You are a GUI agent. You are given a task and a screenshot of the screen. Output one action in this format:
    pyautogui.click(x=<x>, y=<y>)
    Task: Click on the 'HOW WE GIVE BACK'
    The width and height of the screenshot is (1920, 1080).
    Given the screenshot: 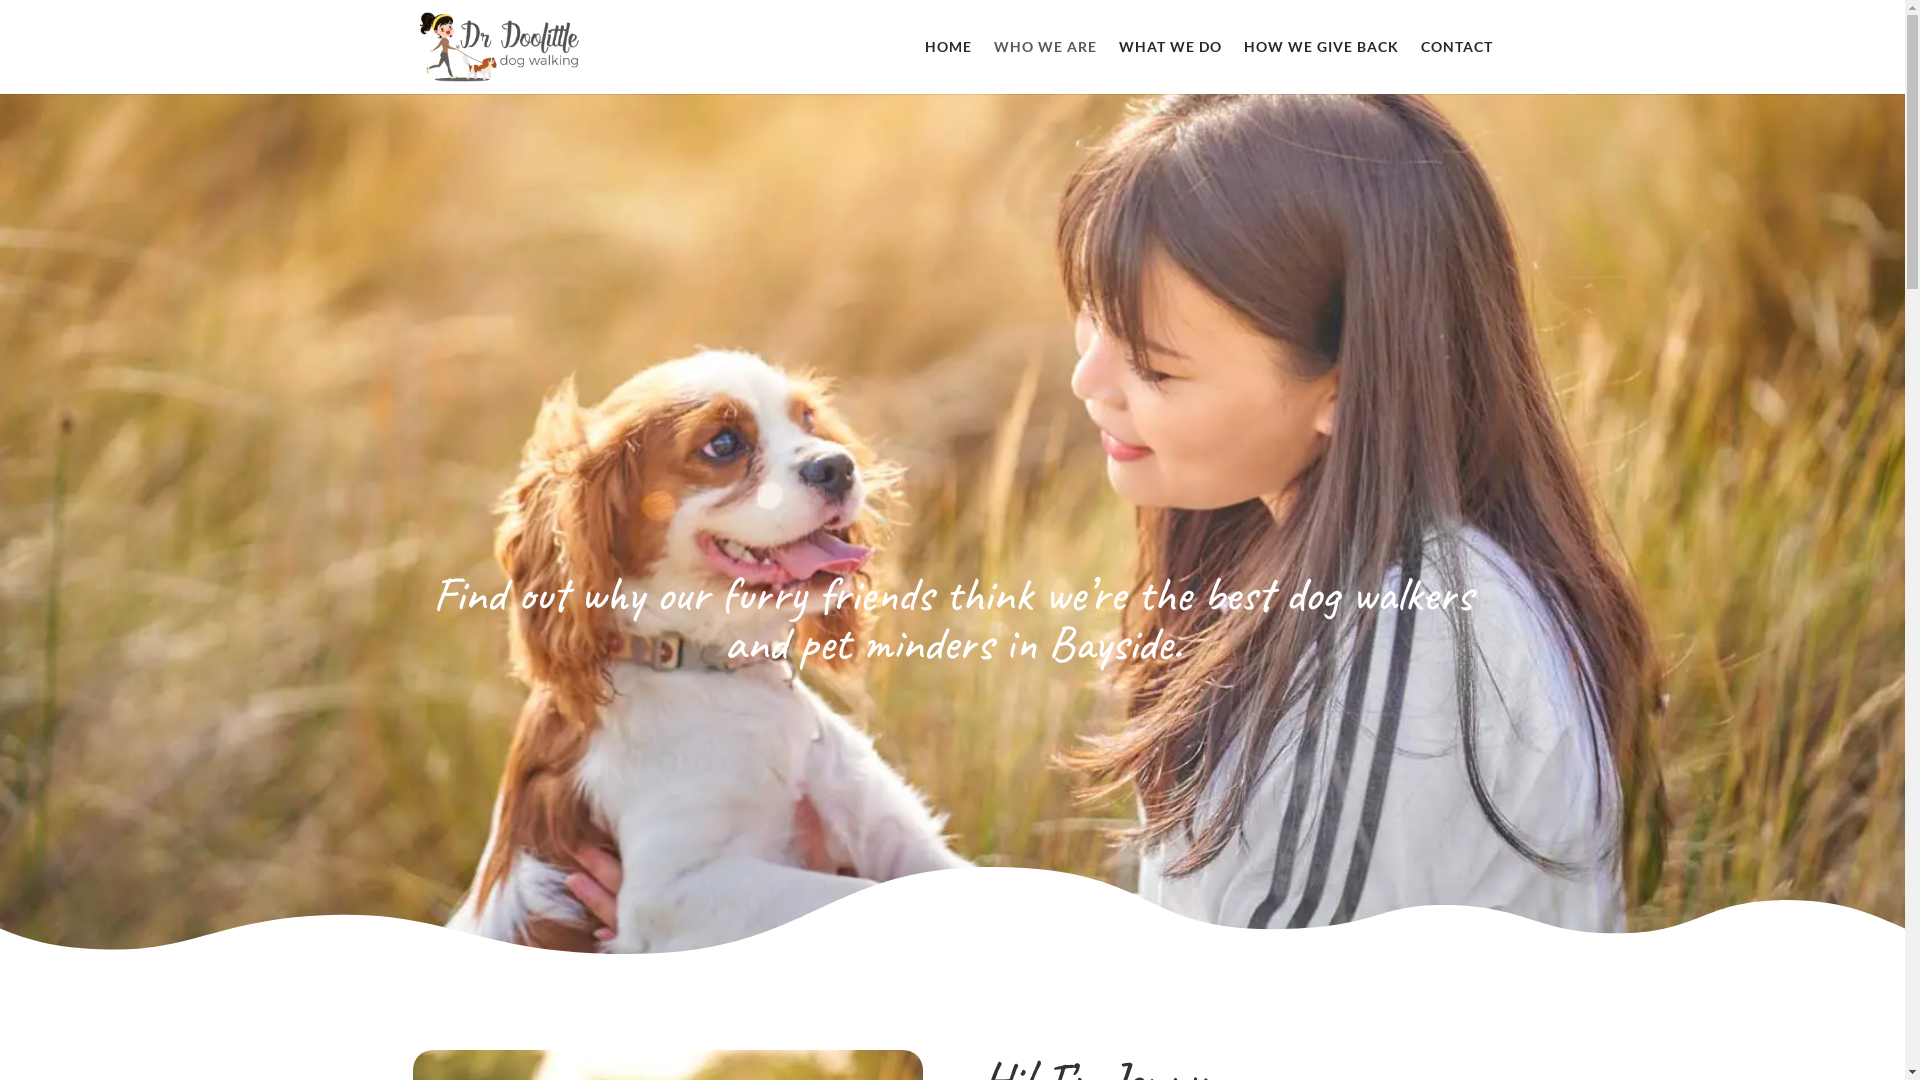 What is the action you would take?
    pyautogui.click(x=1242, y=65)
    